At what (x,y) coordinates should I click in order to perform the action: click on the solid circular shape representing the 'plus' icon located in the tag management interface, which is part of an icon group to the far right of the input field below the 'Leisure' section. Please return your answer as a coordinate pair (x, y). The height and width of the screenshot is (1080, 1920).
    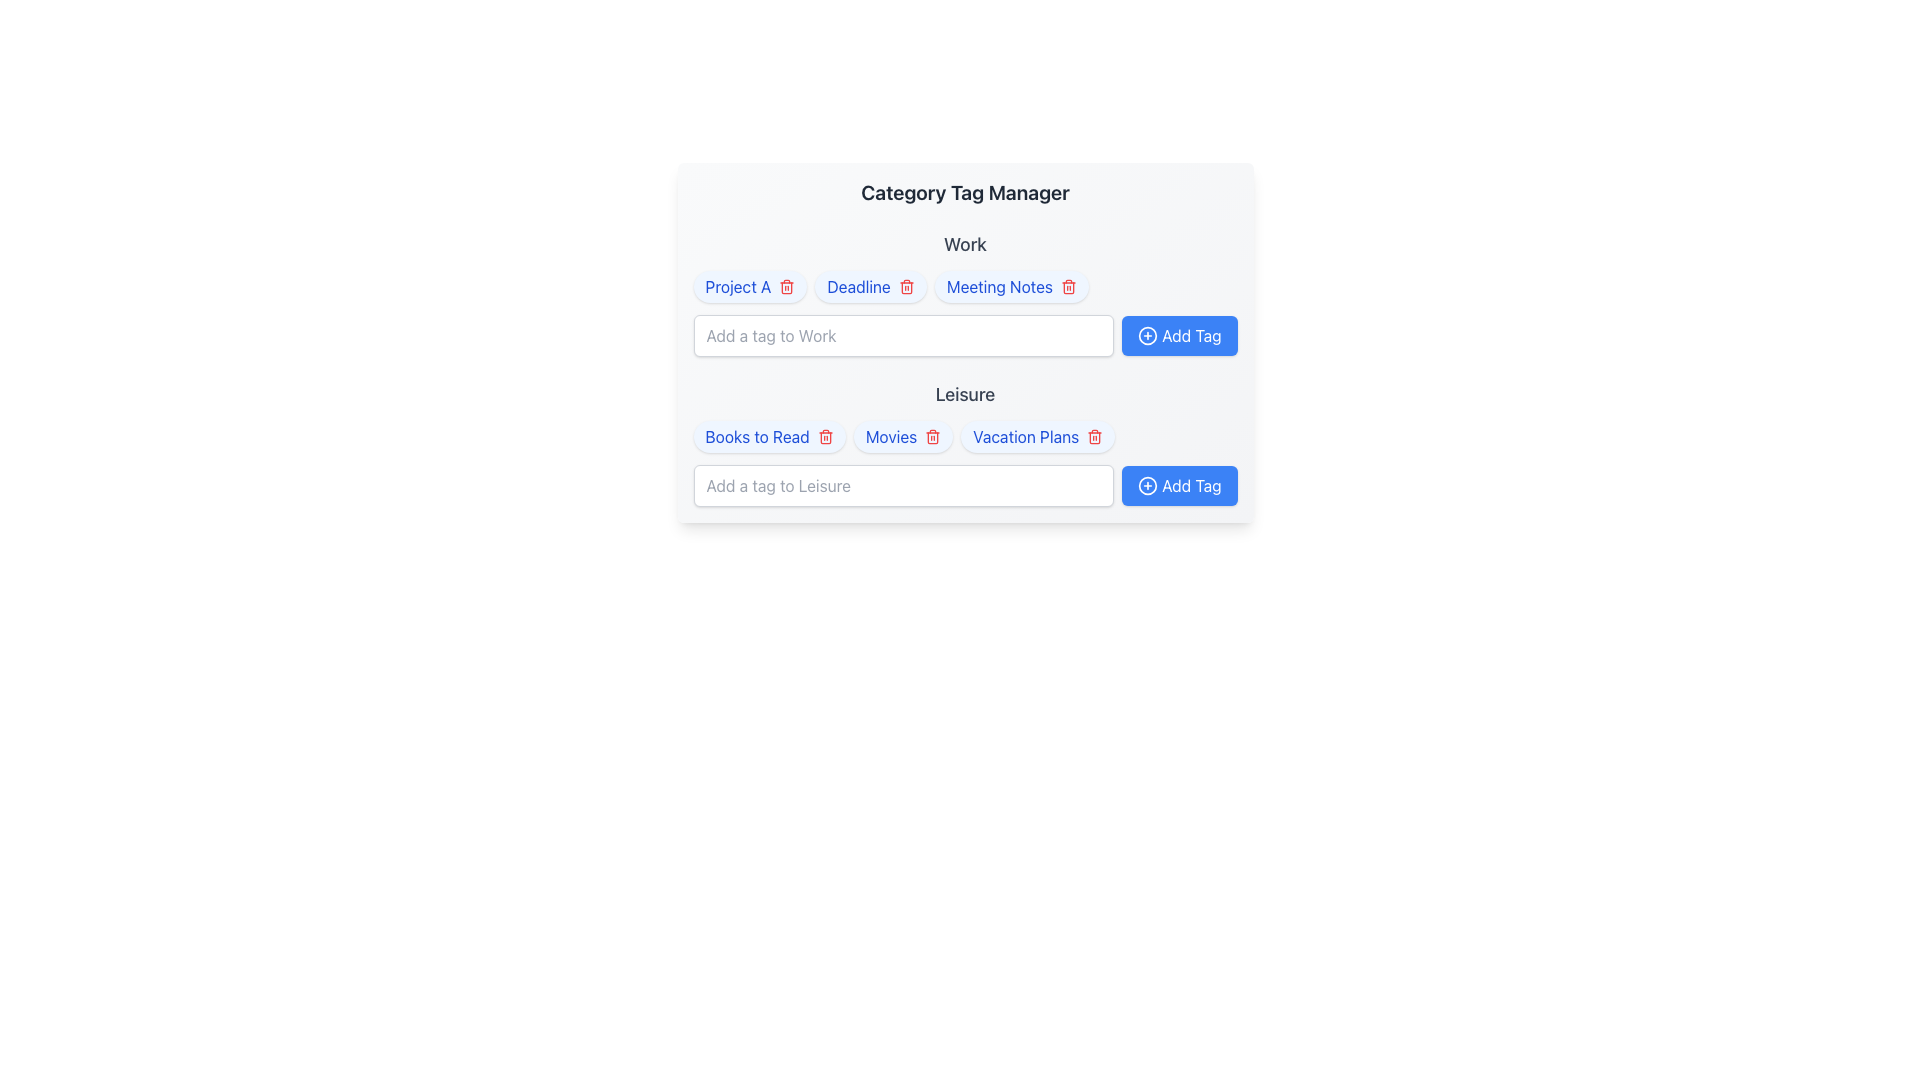
    Looking at the image, I should click on (1148, 486).